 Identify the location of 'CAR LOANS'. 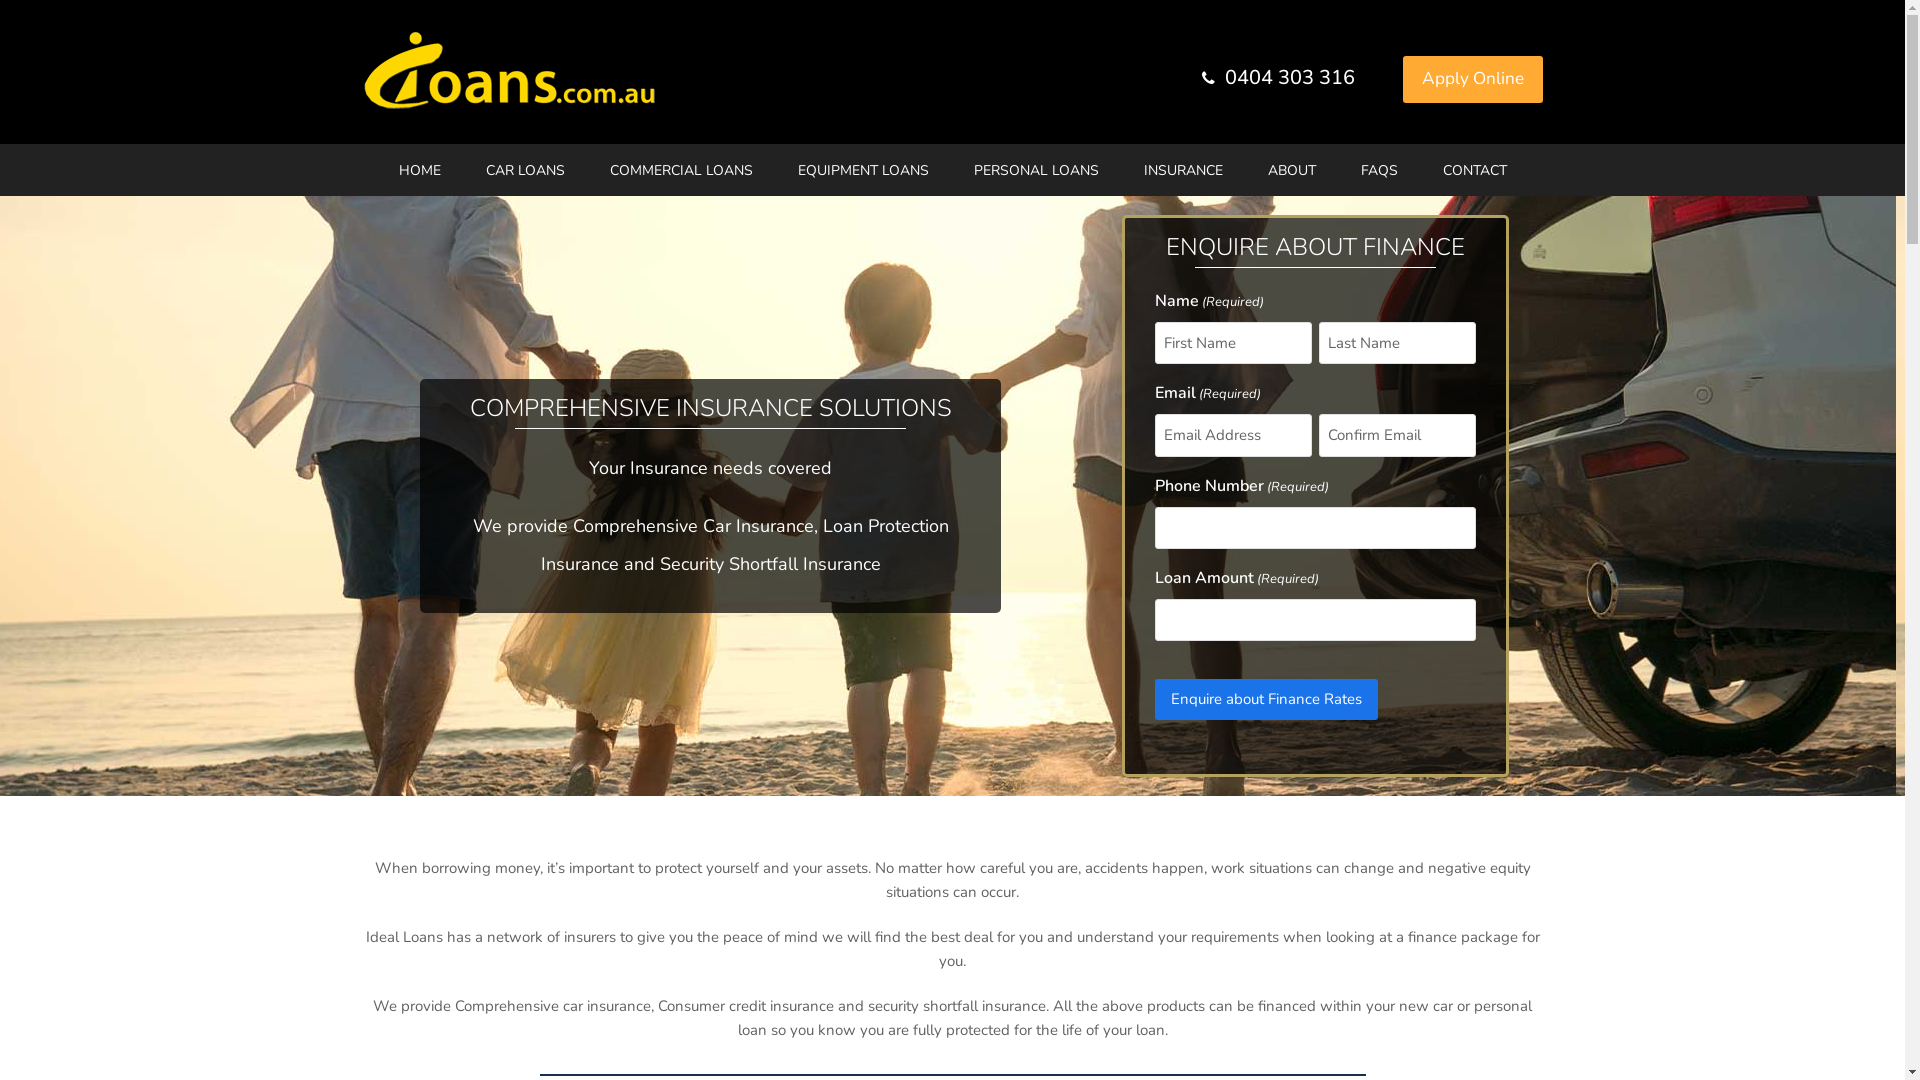
(525, 168).